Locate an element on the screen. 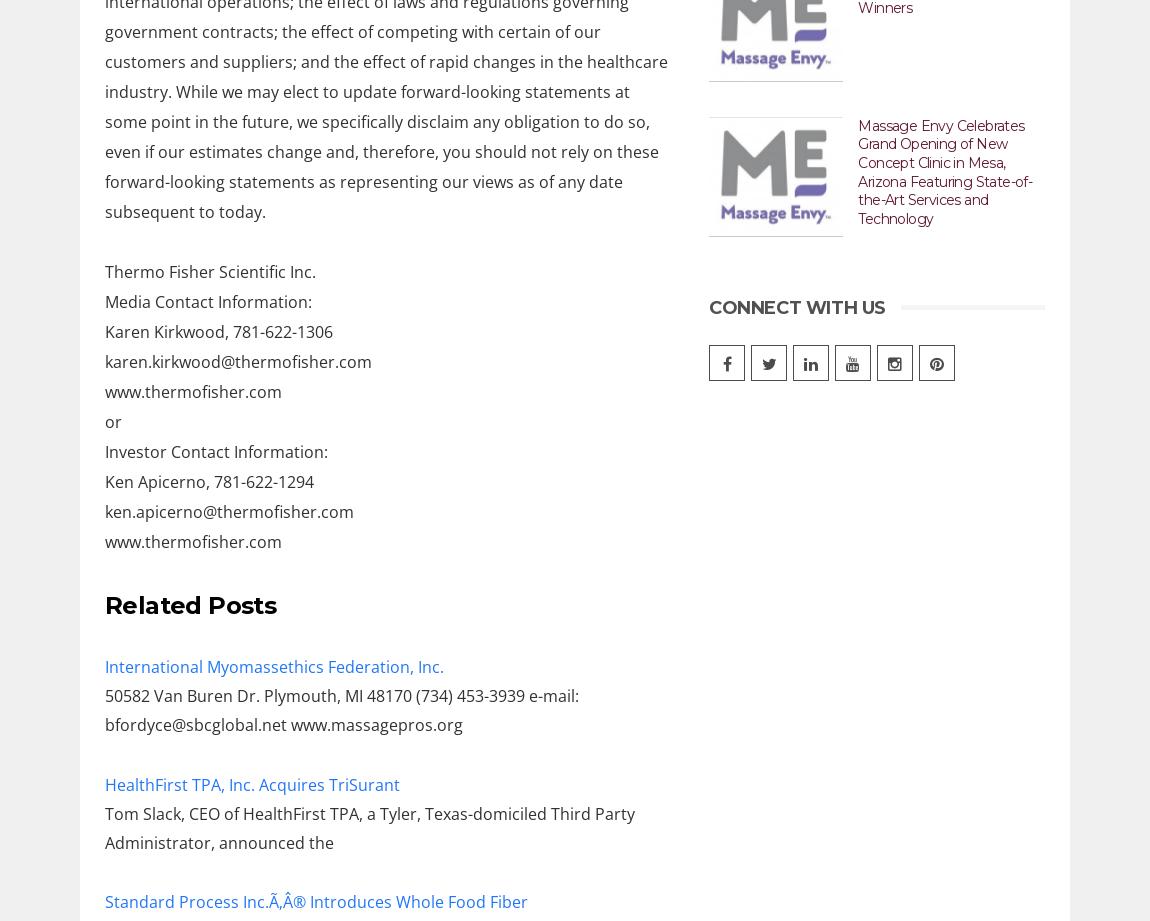  '50582 Van Buren Dr. Plymouth, MI 48170 (734) 453-3939 e-mail: bfordyce@sbcglobal.net www.massagepros.org' is located at coordinates (342, 710).